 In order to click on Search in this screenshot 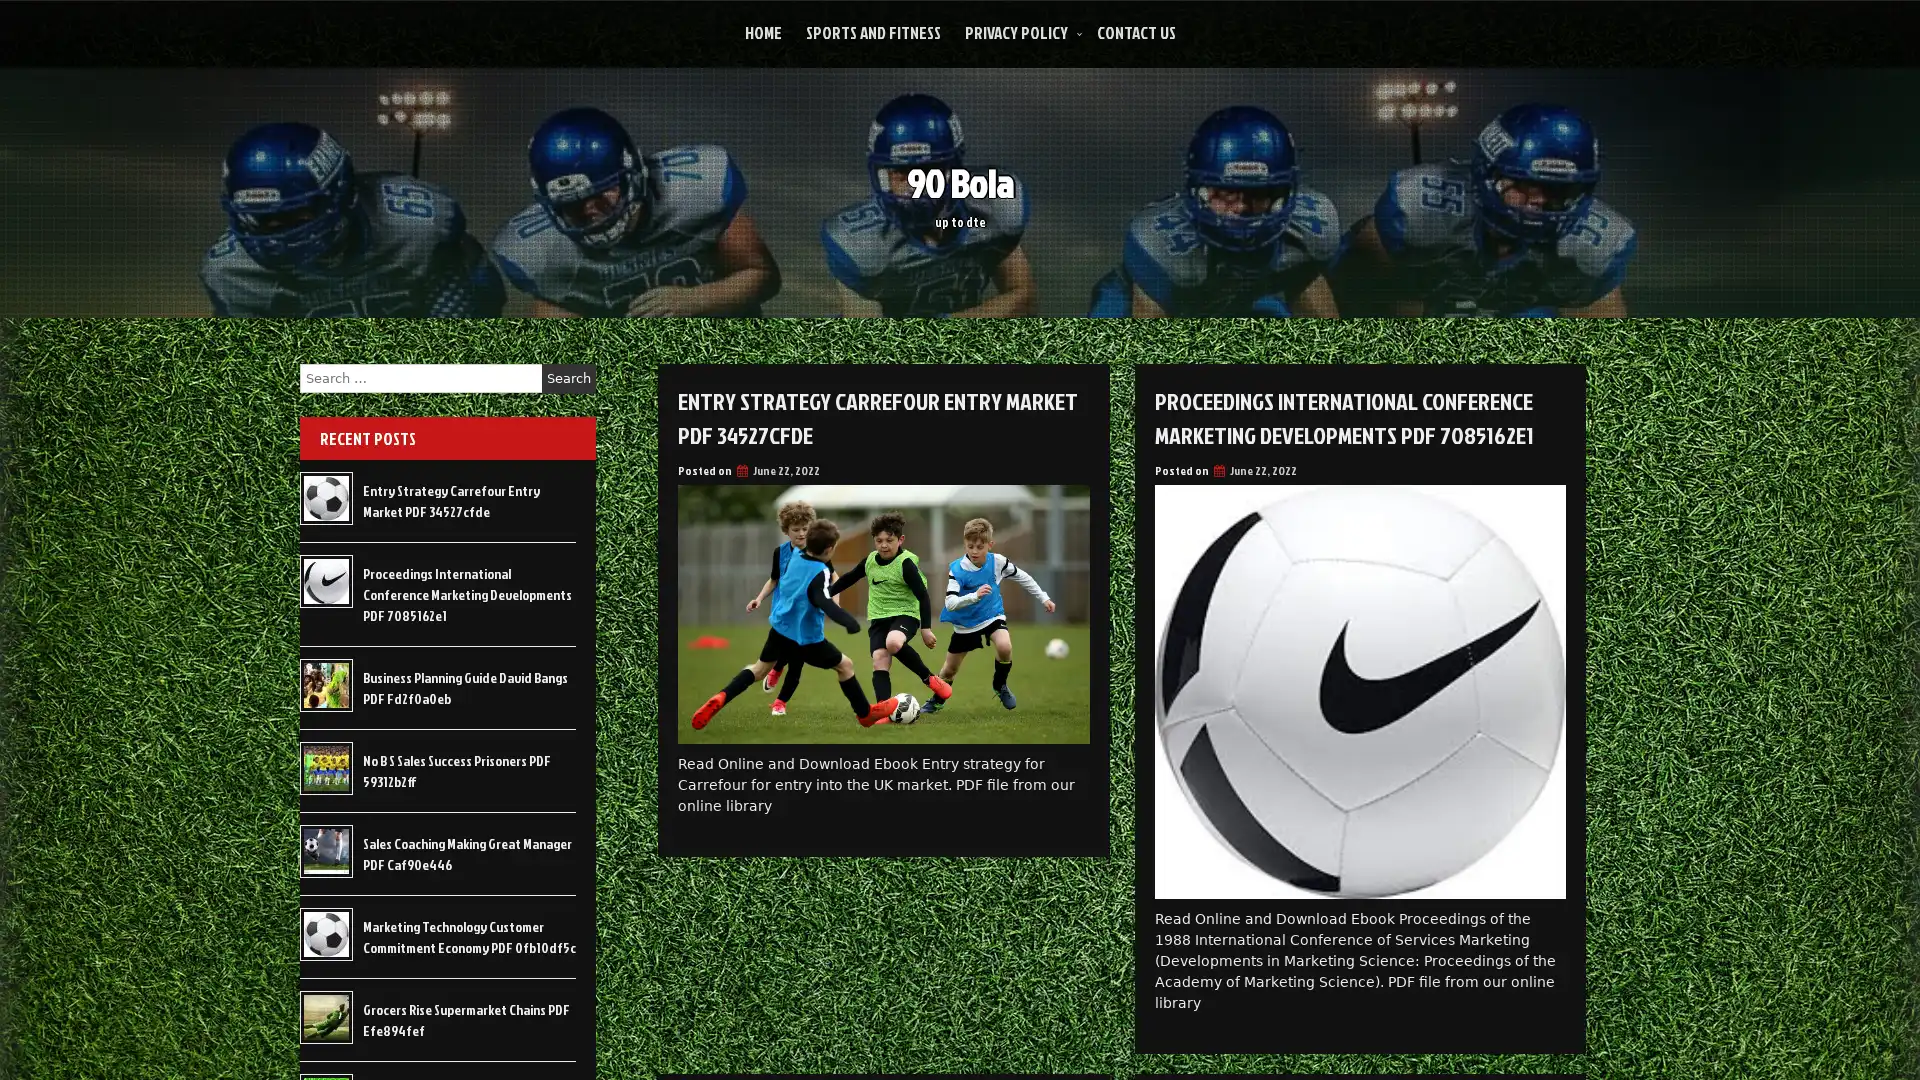, I will do `click(568, 378)`.